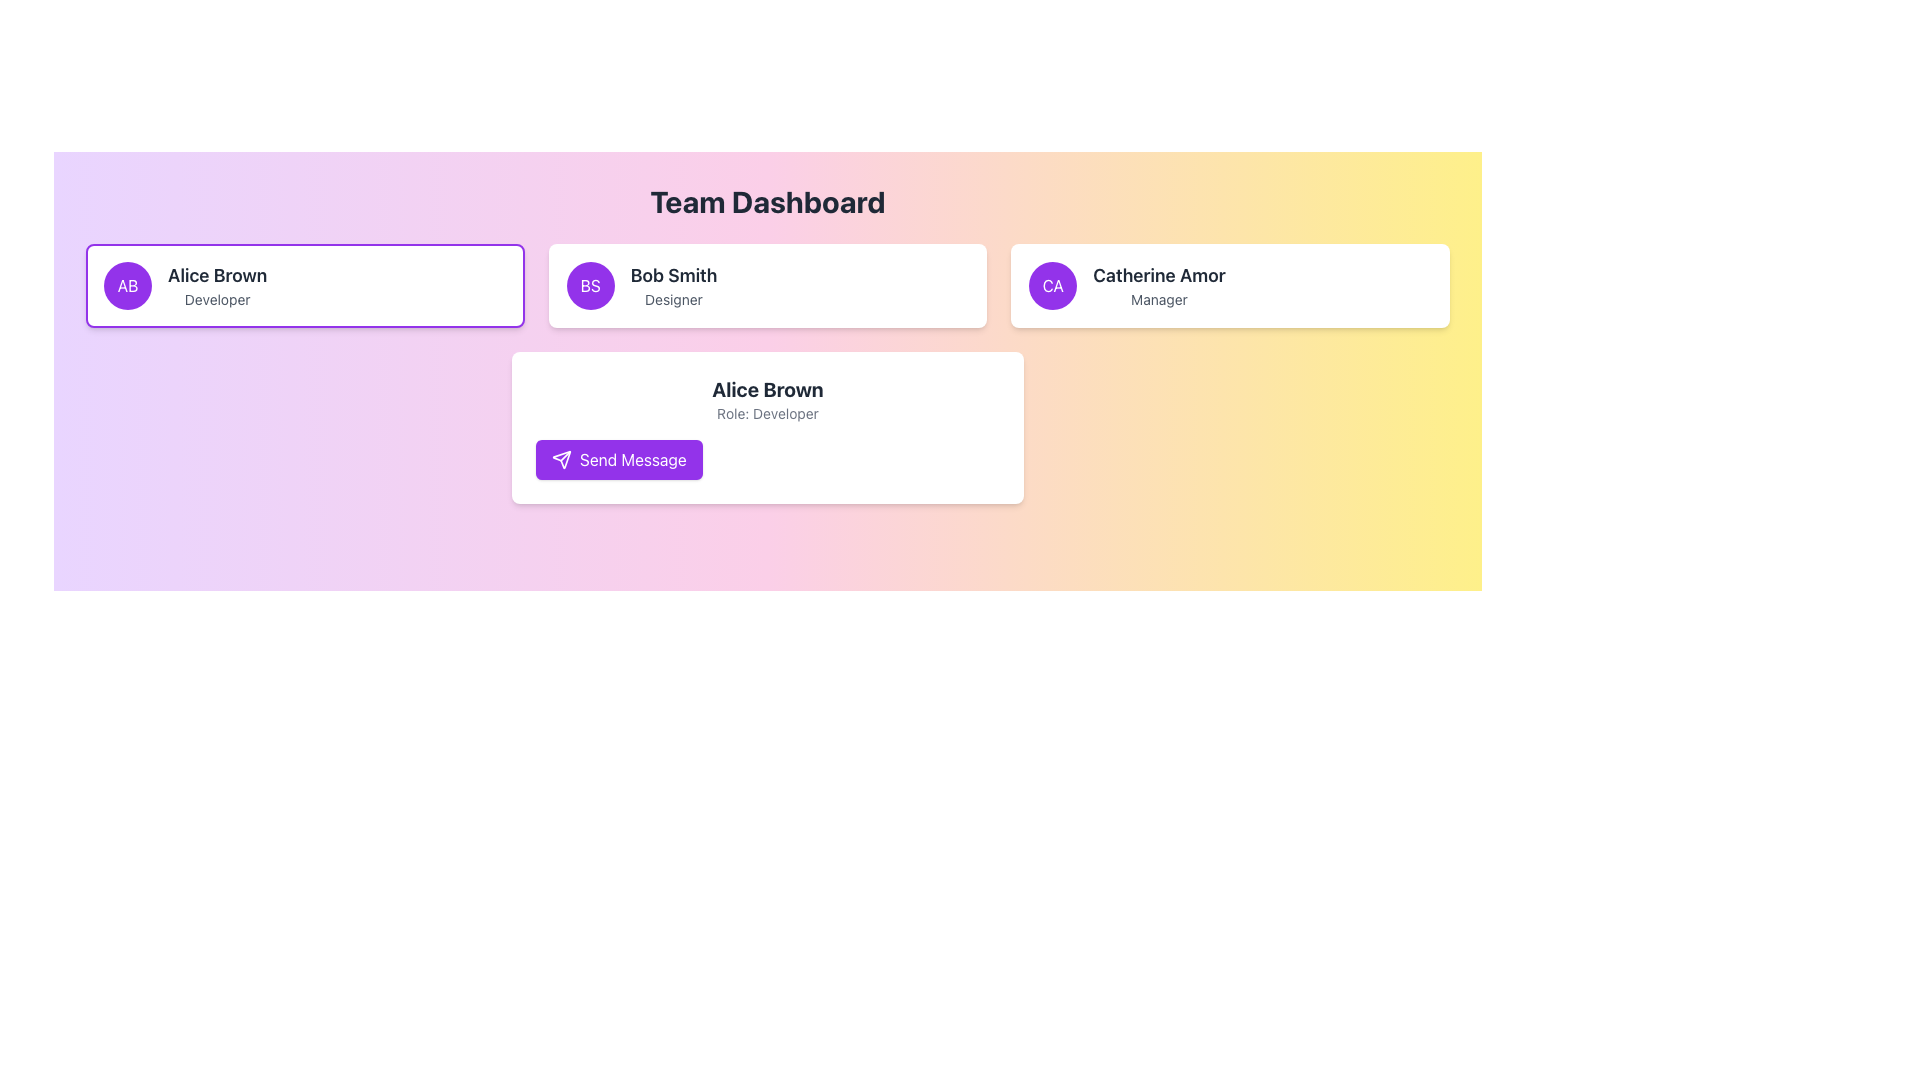 This screenshot has width=1920, height=1080. Describe the element at coordinates (589, 285) in the screenshot. I see `the Avatar or Profile Icon for 'Bob Smith', which is a circular area with a purple background and white text 'BS', located in the 'Team Dashboard' section` at that location.